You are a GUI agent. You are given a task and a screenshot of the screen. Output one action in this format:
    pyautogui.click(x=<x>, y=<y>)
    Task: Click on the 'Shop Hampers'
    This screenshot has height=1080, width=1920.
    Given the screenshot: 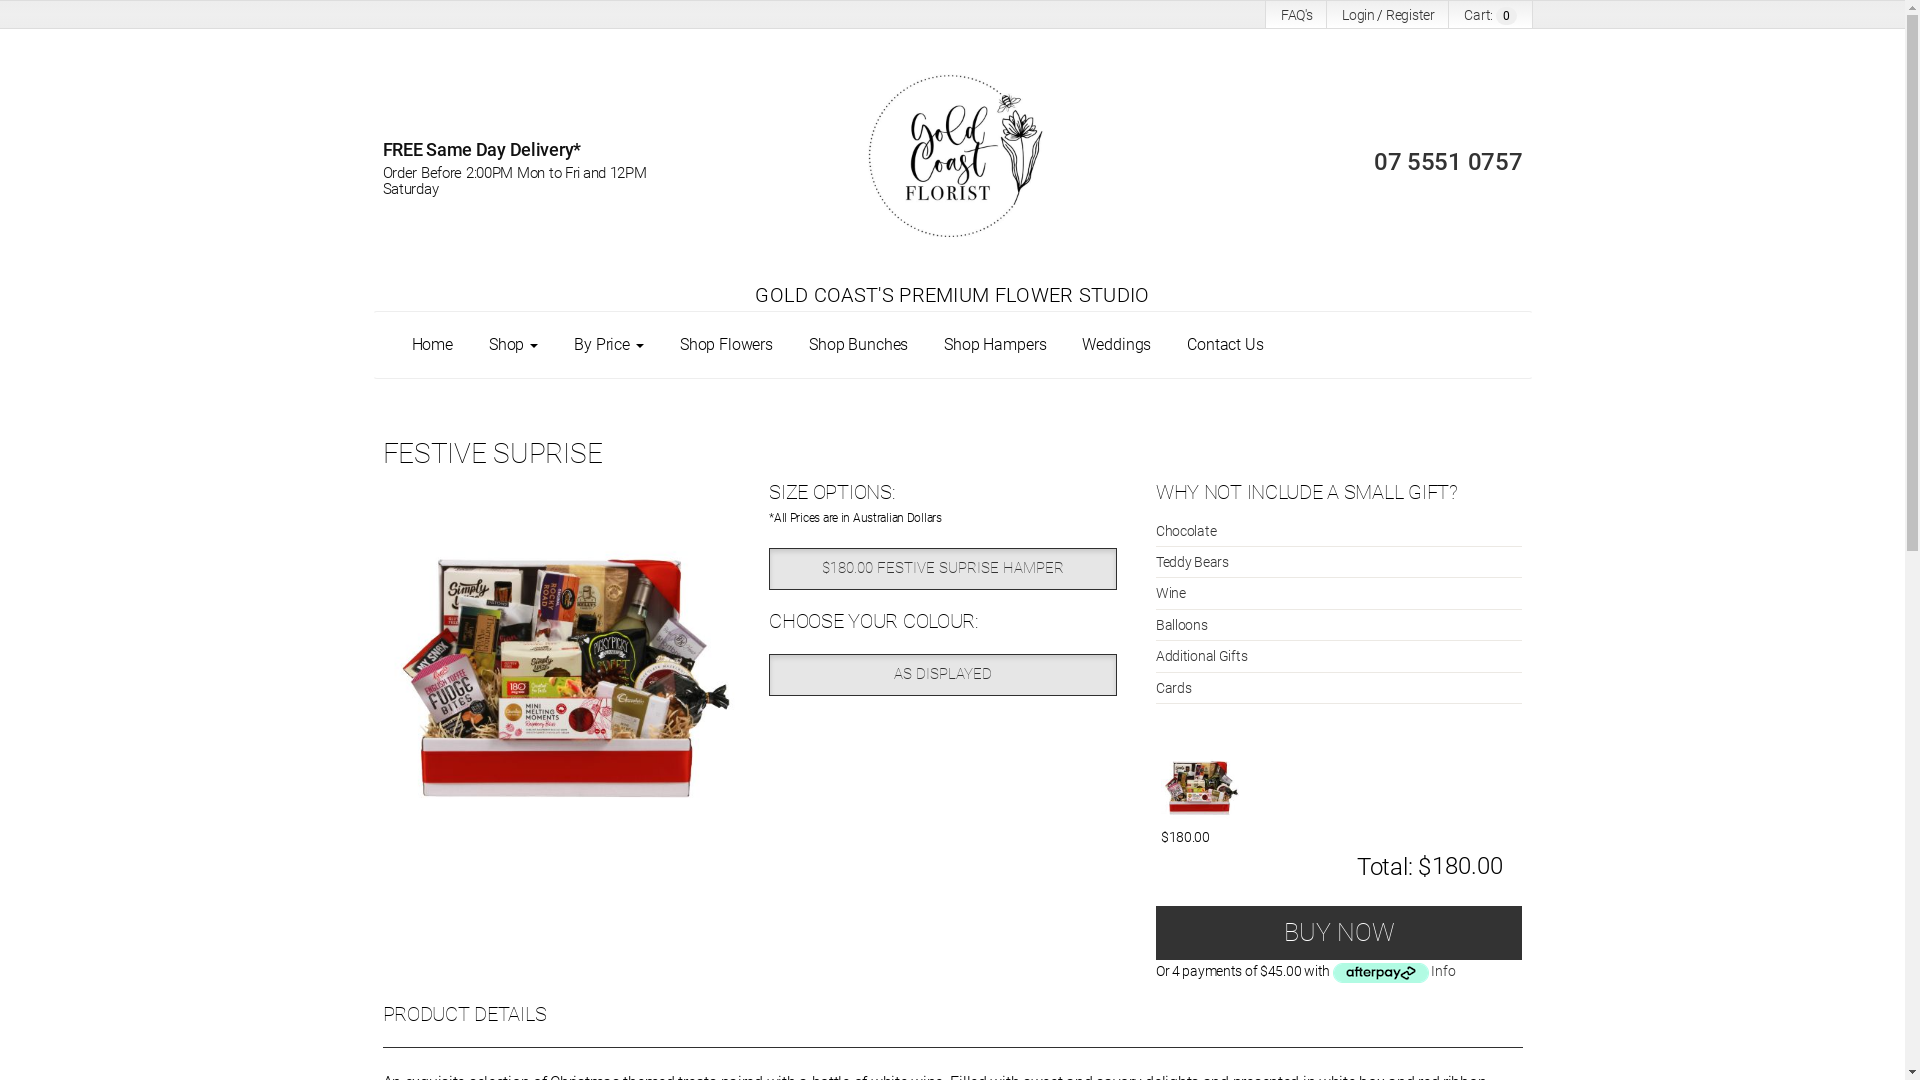 What is the action you would take?
    pyautogui.click(x=994, y=343)
    